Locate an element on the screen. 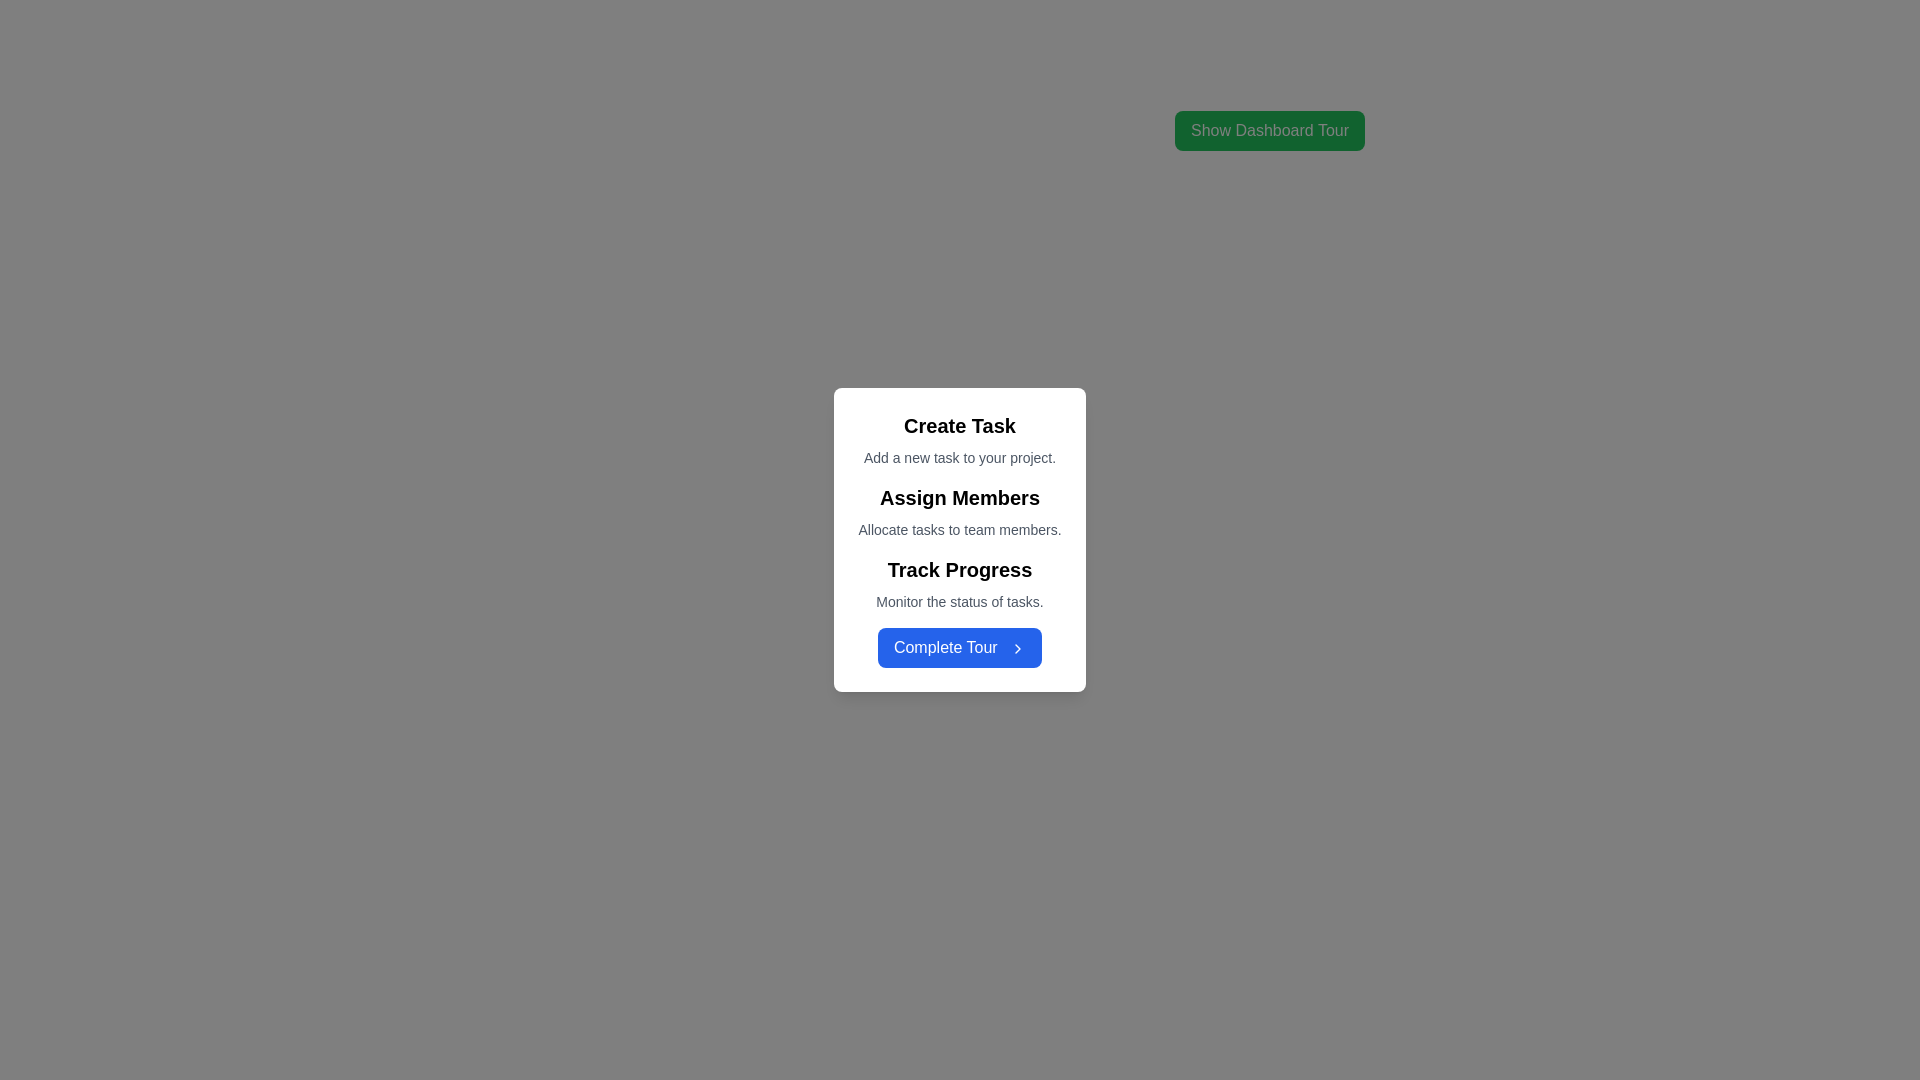 Image resolution: width=1920 pixels, height=1080 pixels. the Informational Text Block titled 'Track Progress', which contains a bold title and a smaller gray text, located within a white rounded rectangle card as the third option in the list is located at coordinates (960, 583).